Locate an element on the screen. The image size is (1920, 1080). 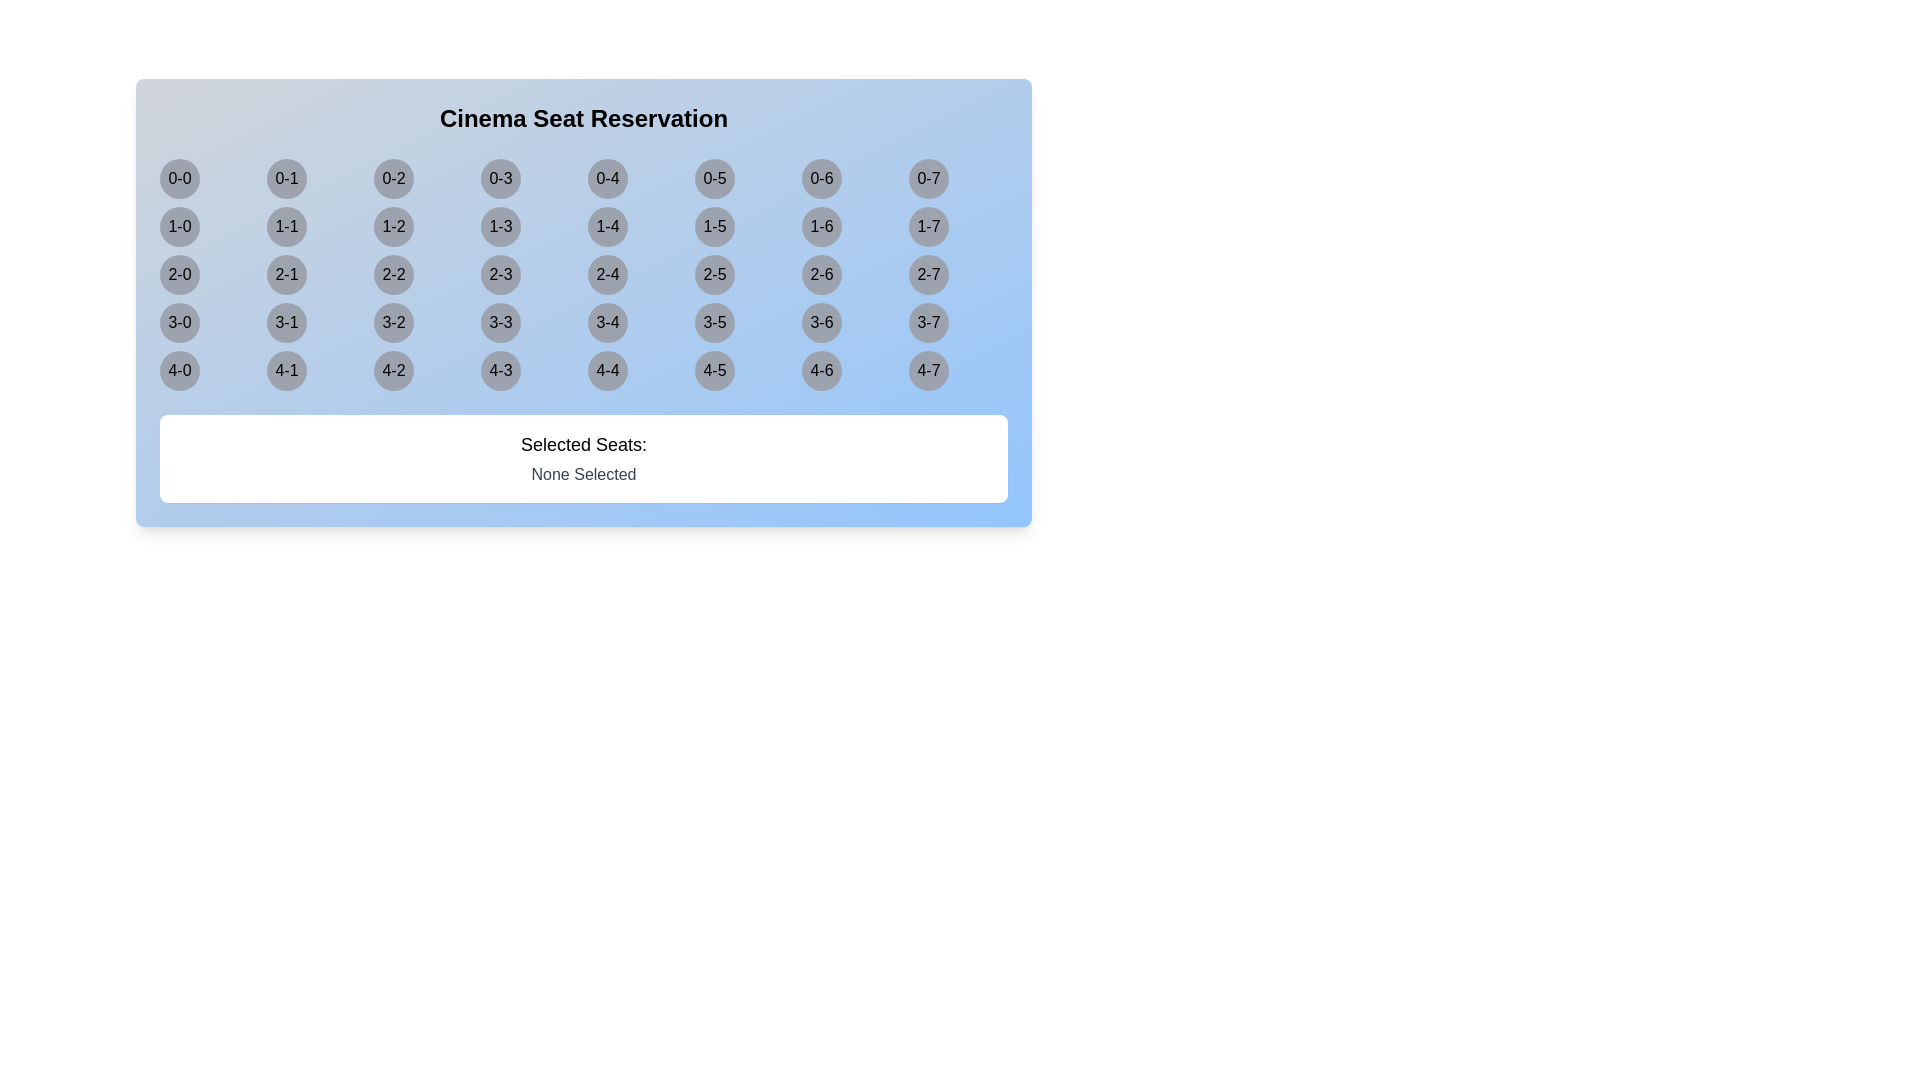
the circular button labeled '3-7' located is located at coordinates (928, 322).